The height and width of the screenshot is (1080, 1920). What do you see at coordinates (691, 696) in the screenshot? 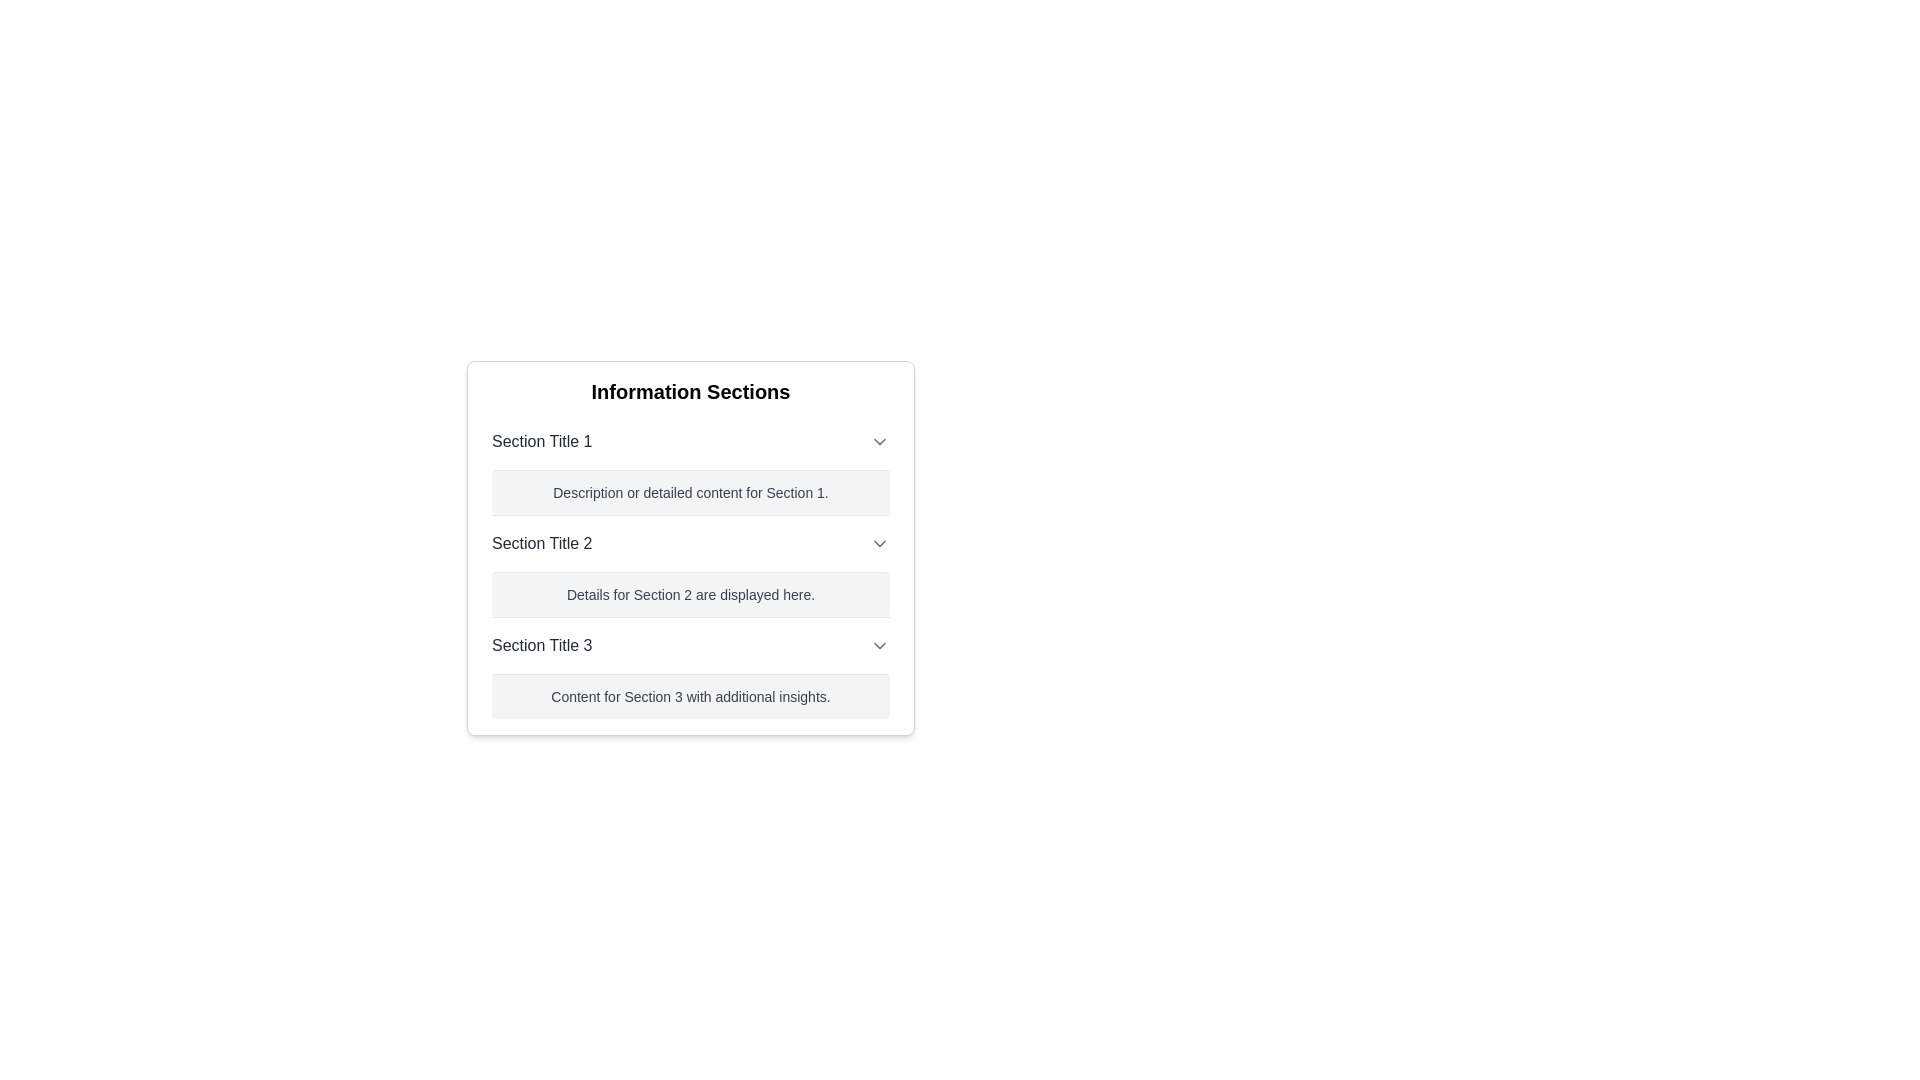
I see `the non-interactive text label displaying 'Content for Section 3 with additional insights.' located` at bounding box center [691, 696].